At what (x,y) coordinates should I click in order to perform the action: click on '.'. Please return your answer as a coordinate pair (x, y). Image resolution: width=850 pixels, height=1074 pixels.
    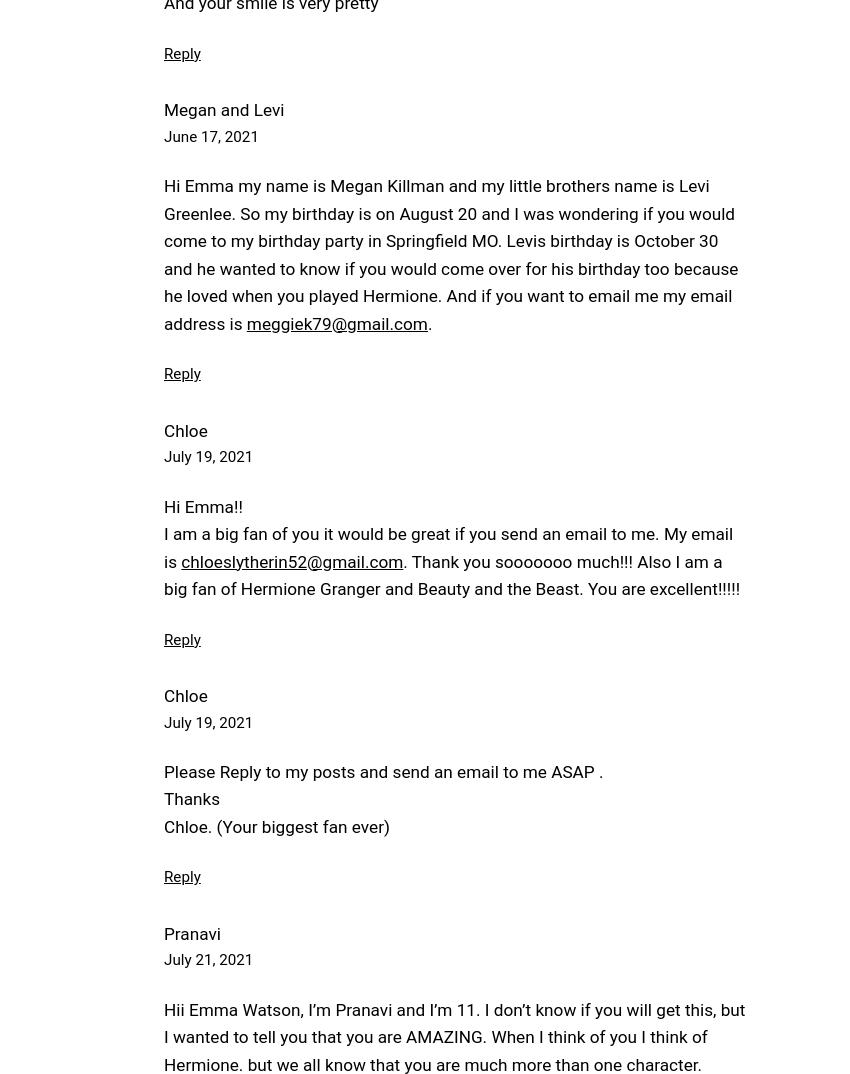
    Looking at the image, I should click on (428, 322).